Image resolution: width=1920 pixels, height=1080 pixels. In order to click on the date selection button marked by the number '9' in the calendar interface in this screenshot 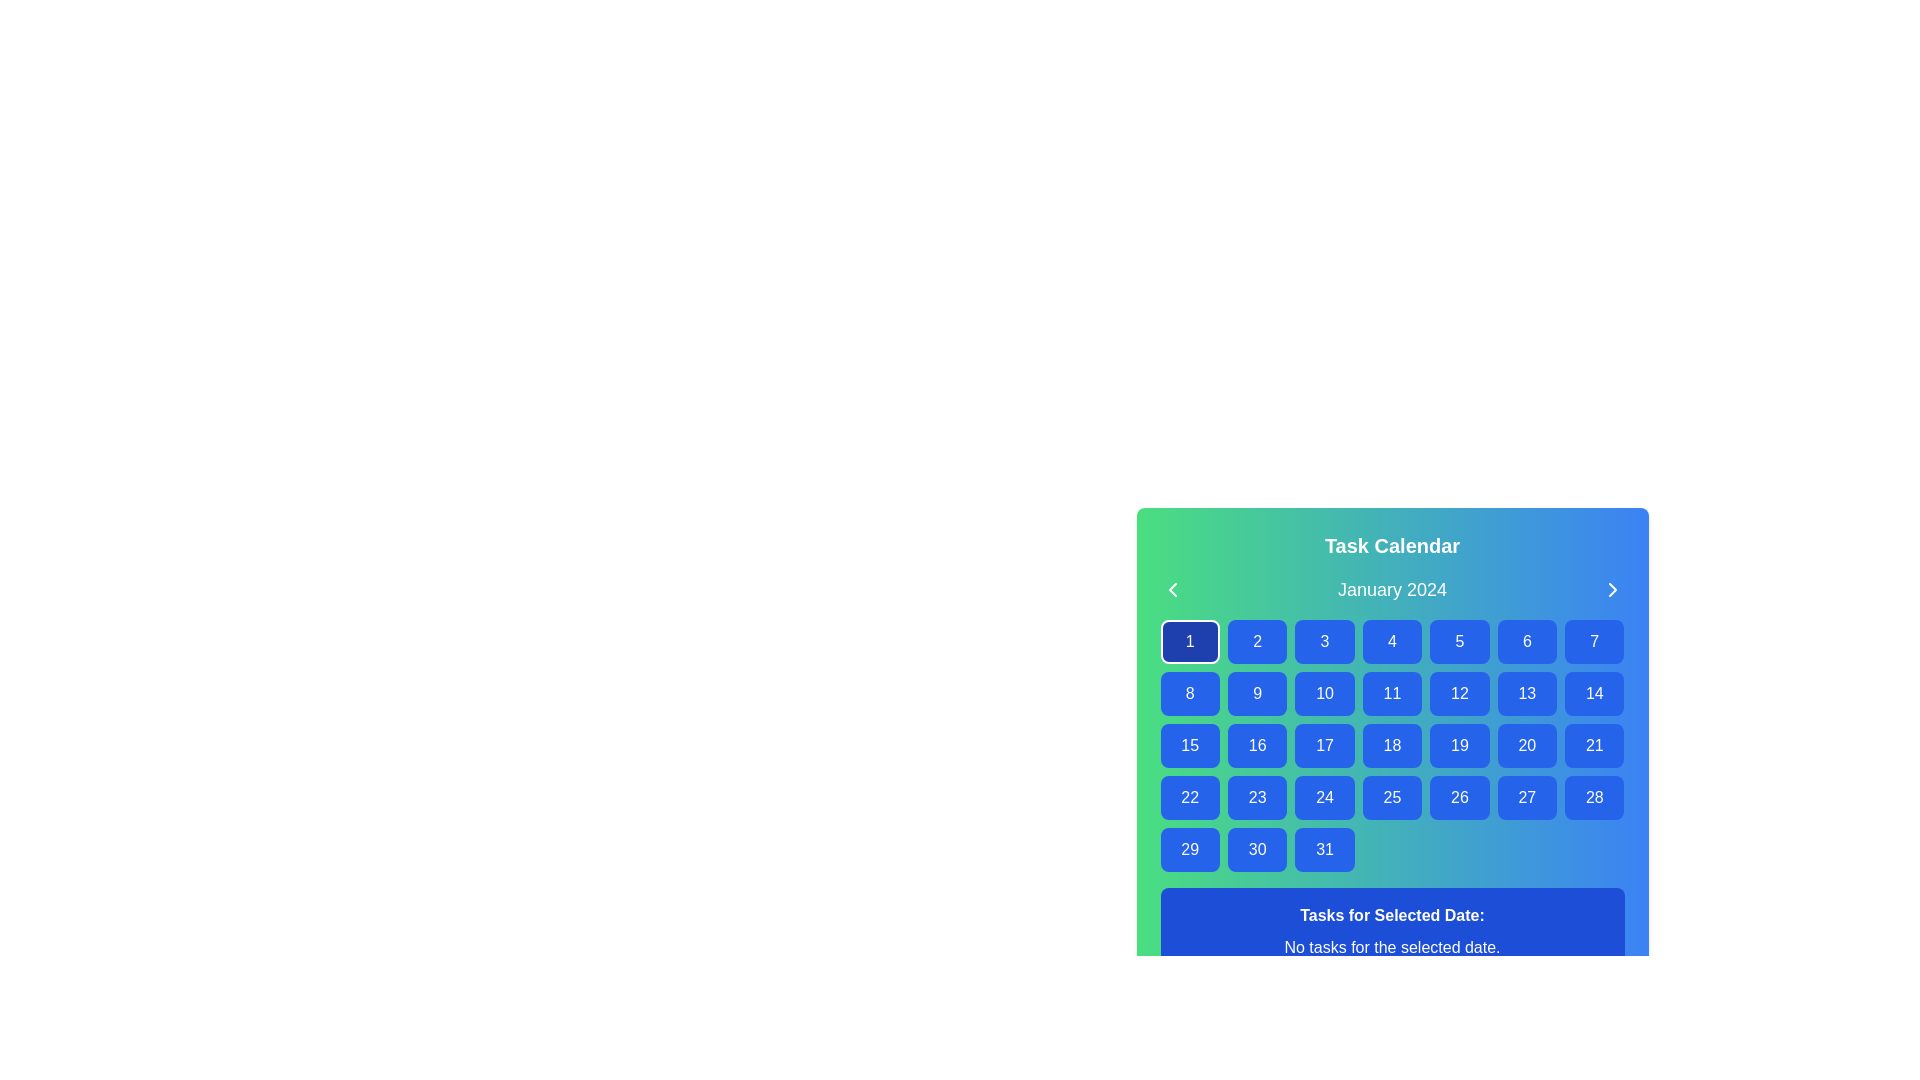, I will do `click(1256, 693)`.